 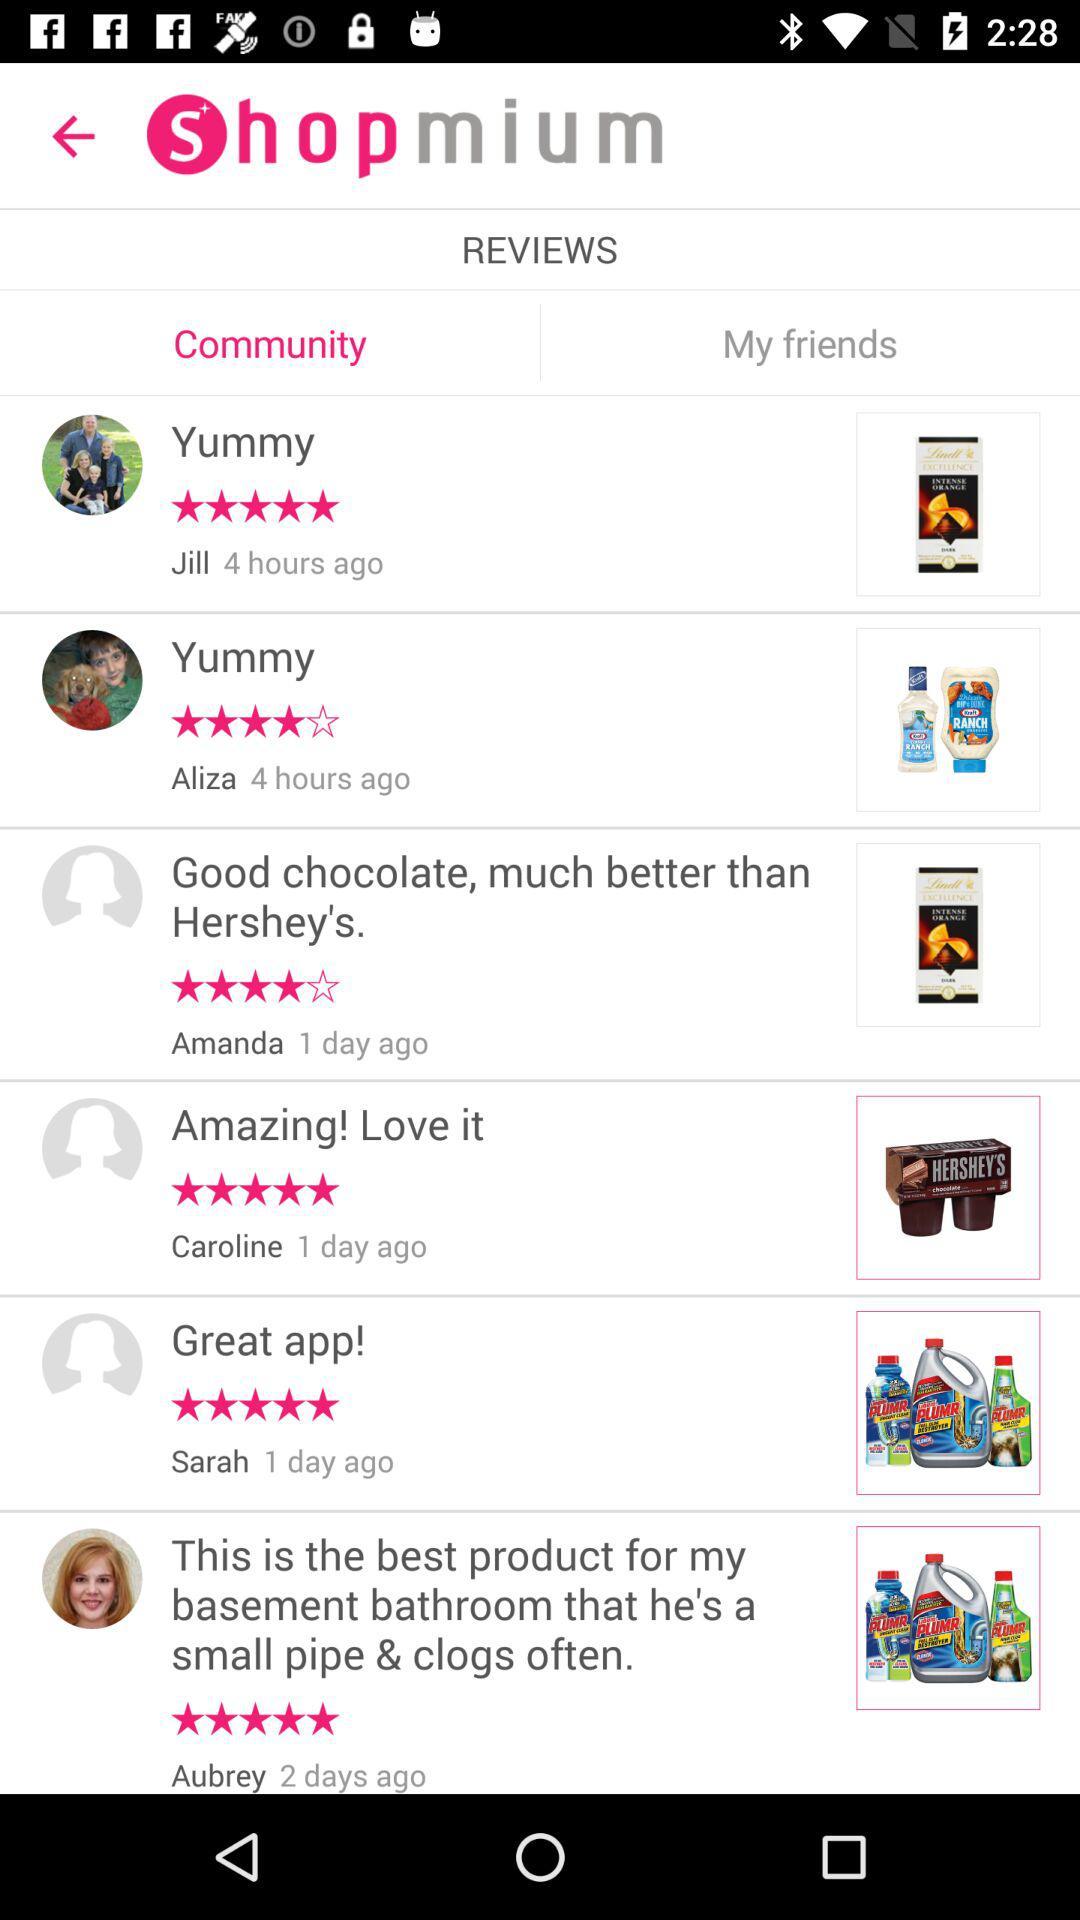 What do you see at coordinates (92, 680) in the screenshot?
I see `item next to the yummy icon` at bounding box center [92, 680].